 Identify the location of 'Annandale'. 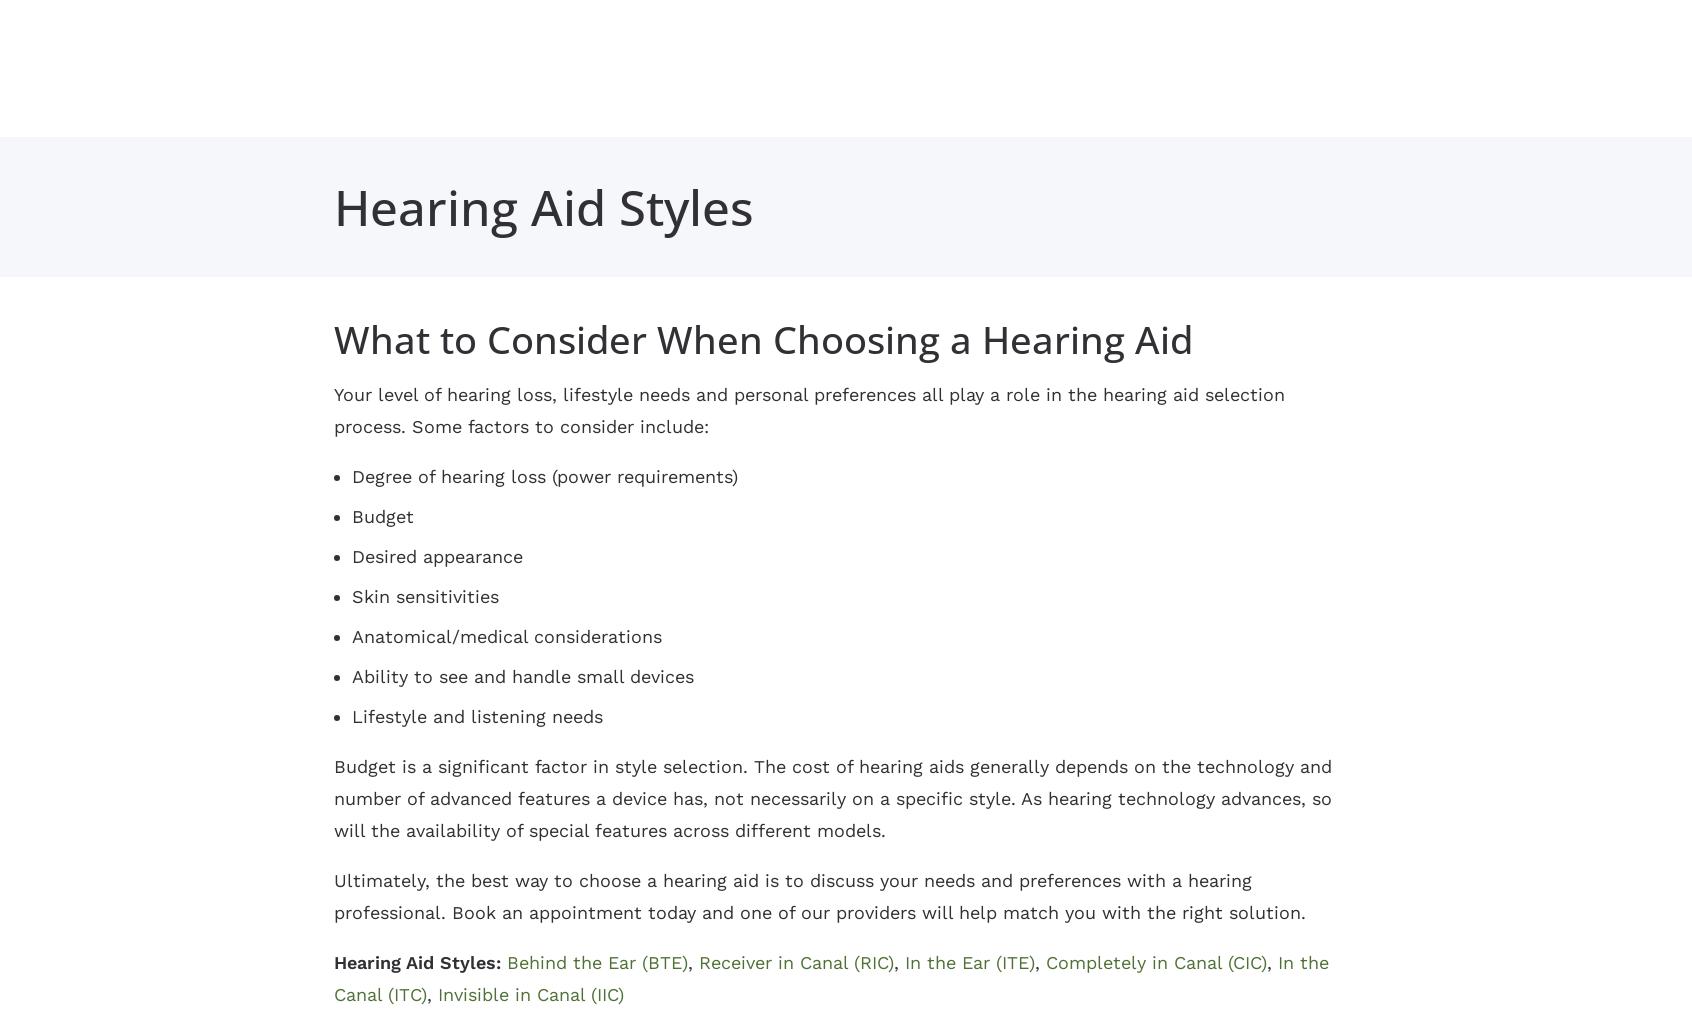
(1228, 149).